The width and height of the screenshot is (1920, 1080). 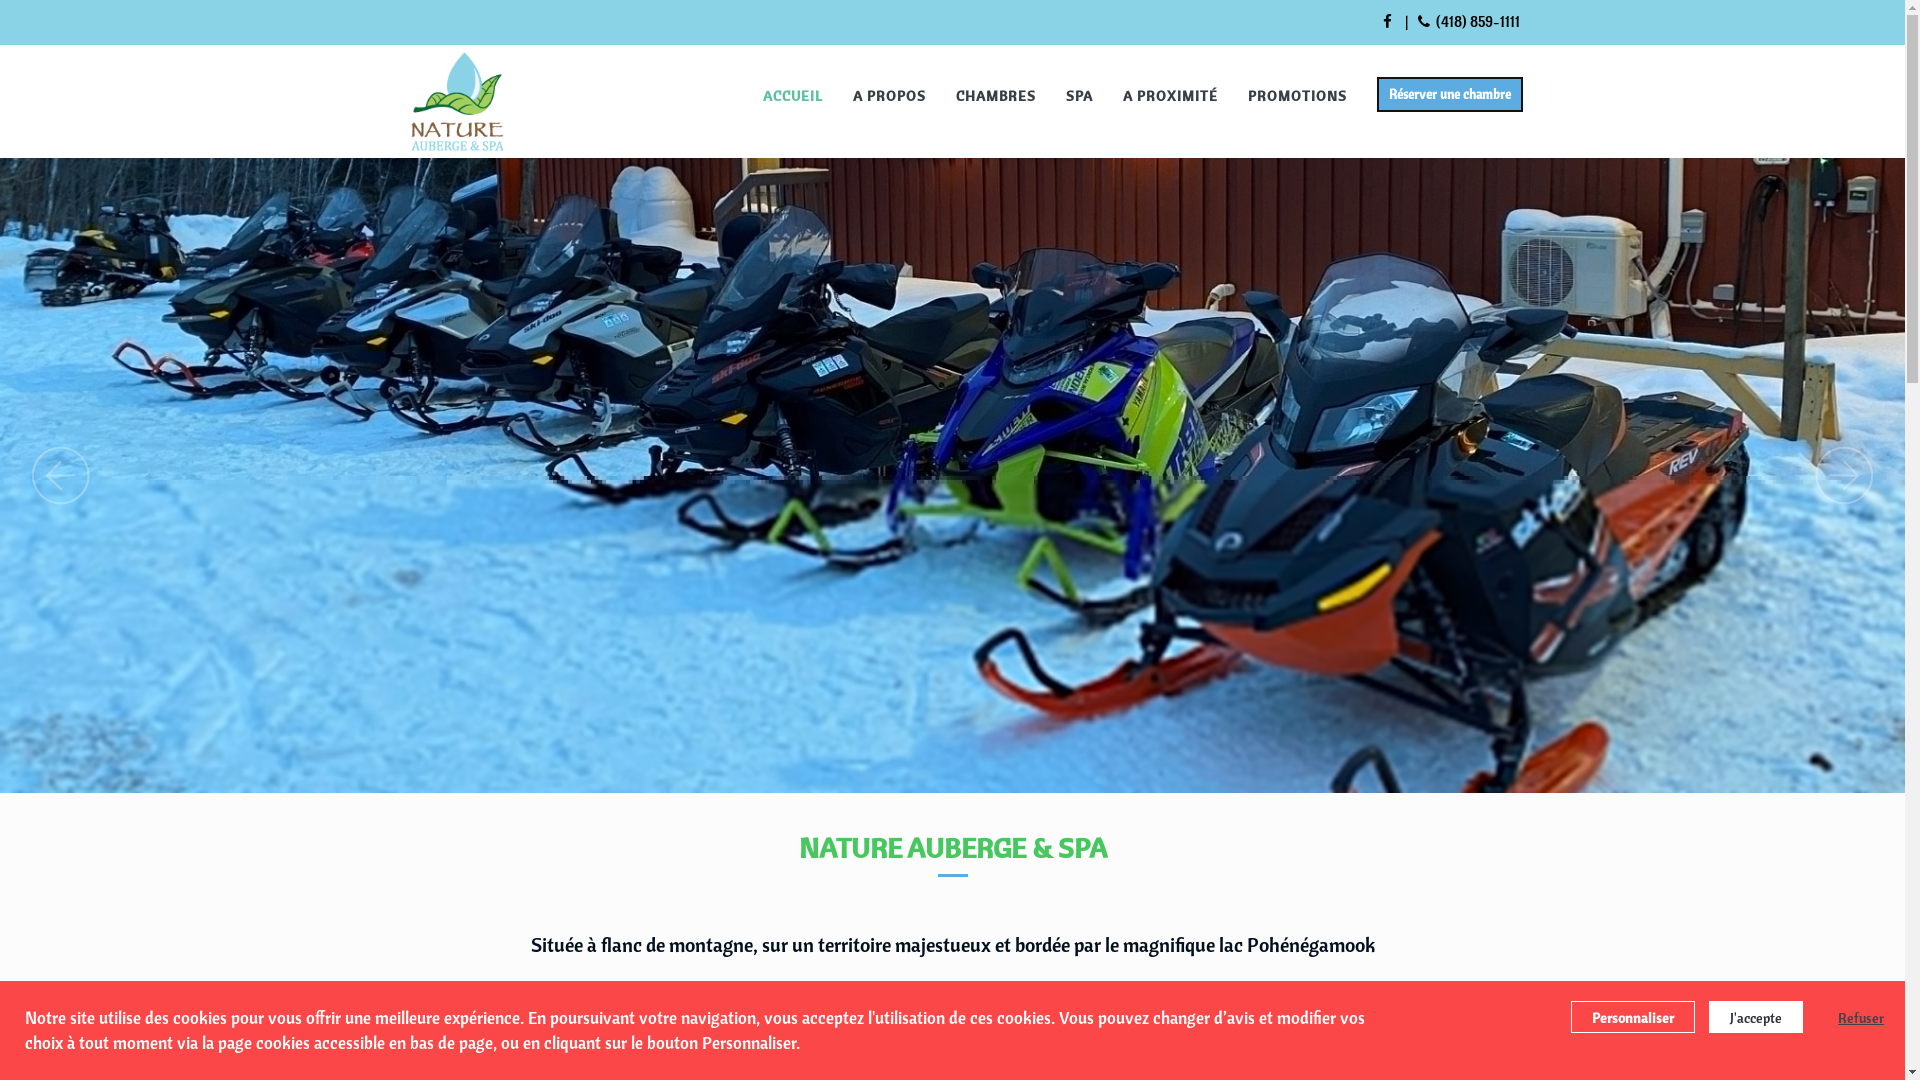 What do you see at coordinates (1755, 1017) in the screenshot?
I see `'J'accepte'` at bounding box center [1755, 1017].